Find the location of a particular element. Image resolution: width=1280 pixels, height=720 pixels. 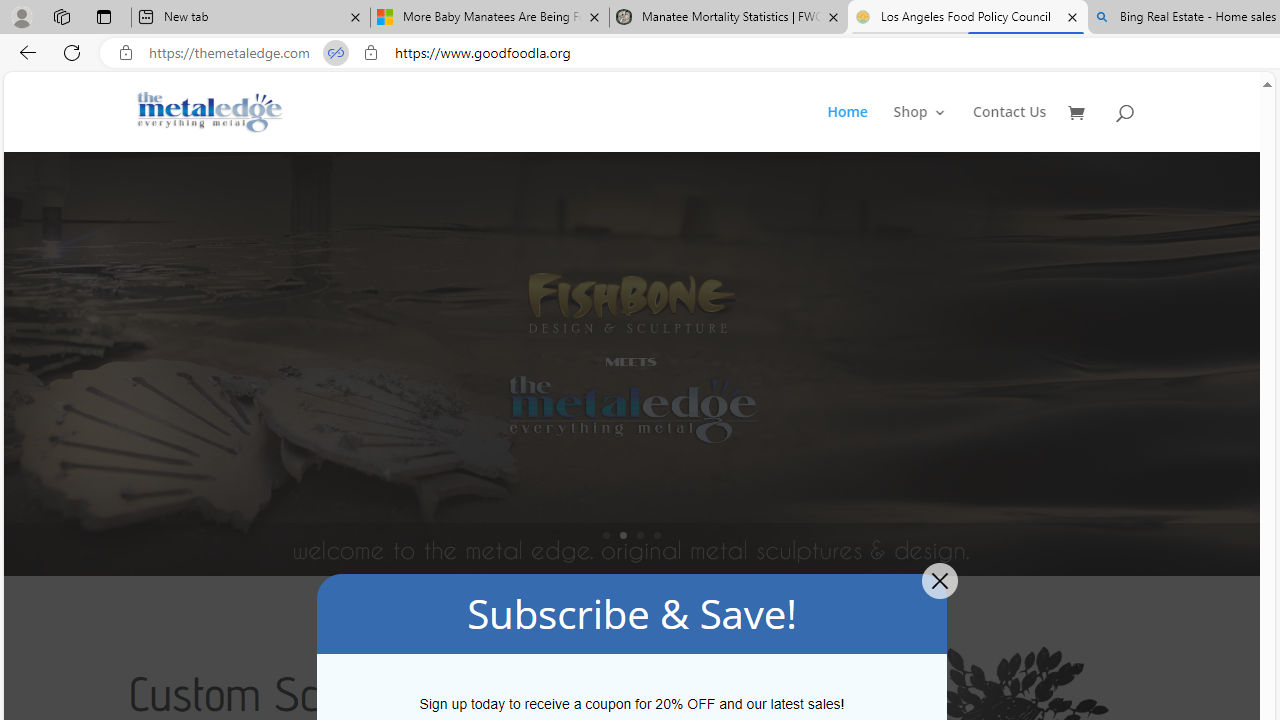

'2' is located at coordinates (622, 534).